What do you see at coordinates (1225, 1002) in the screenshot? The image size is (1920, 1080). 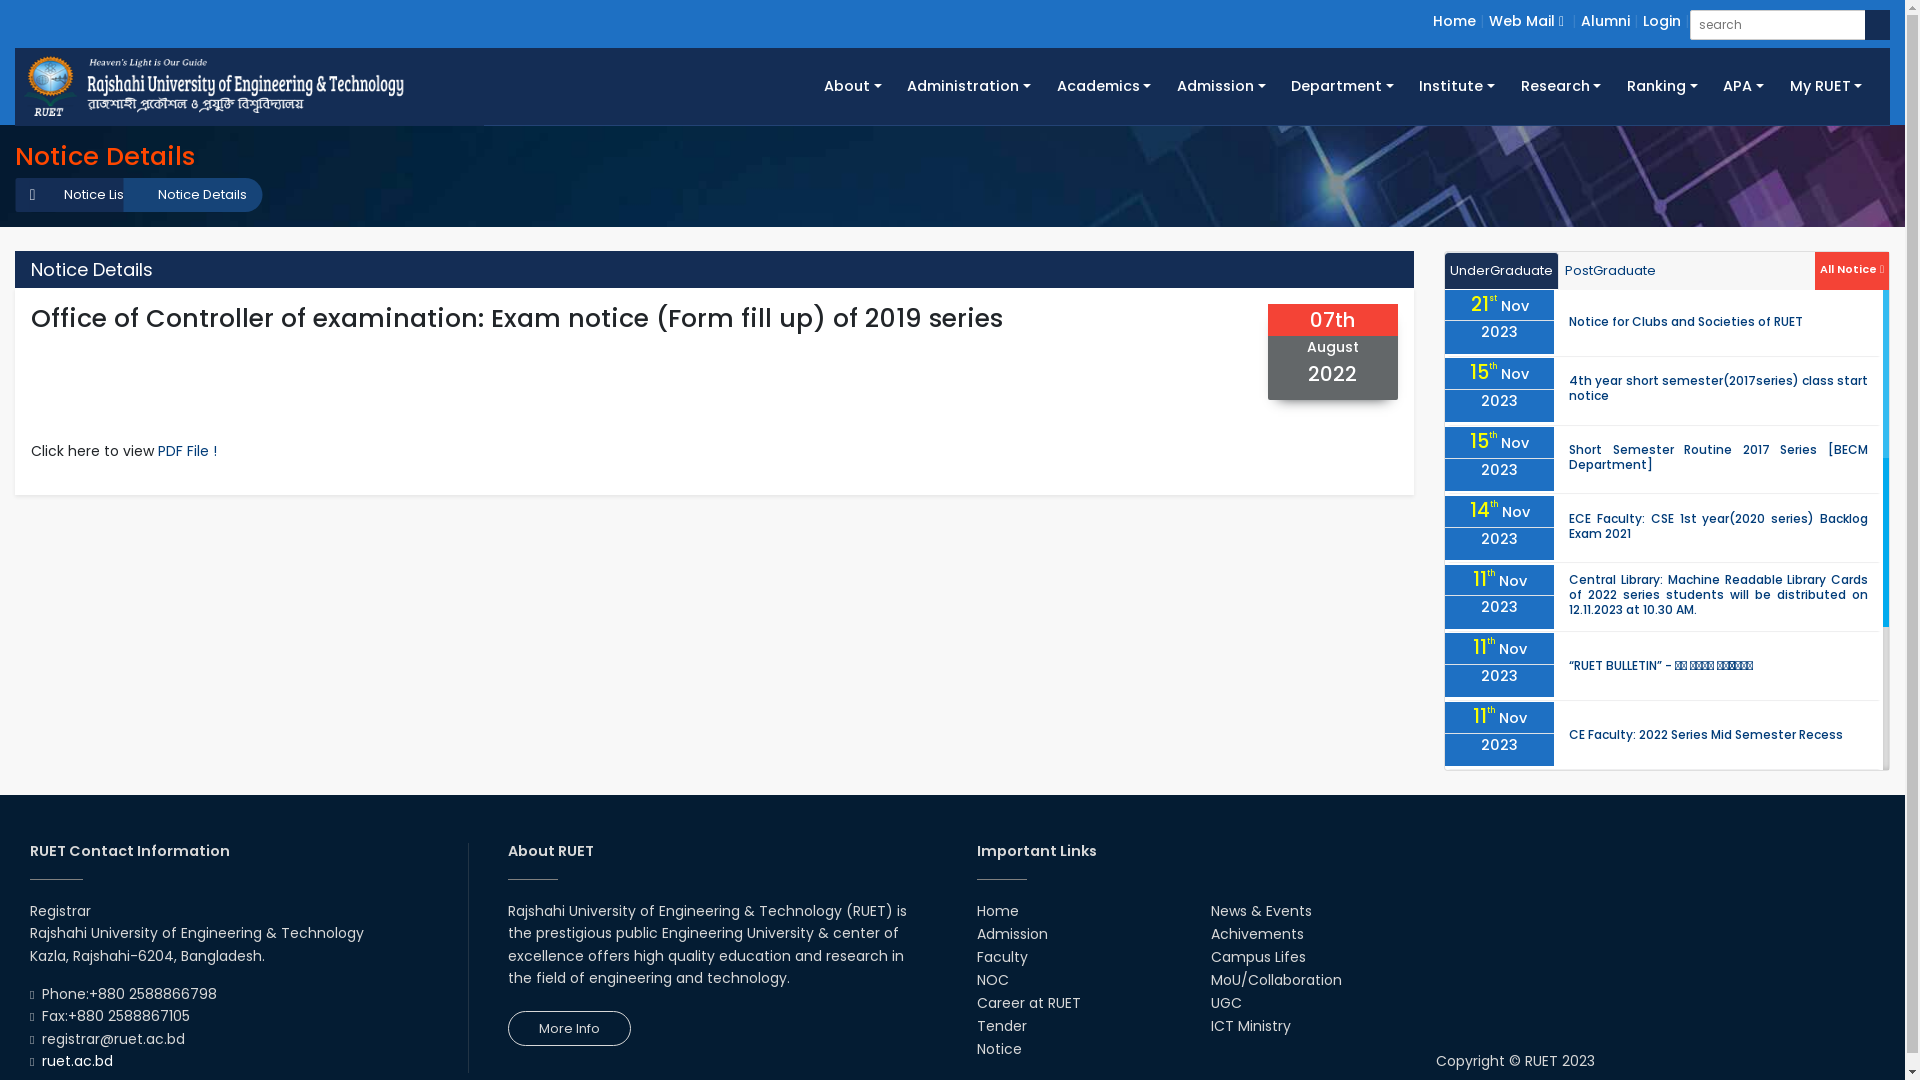 I see `'UGC'` at bounding box center [1225, 1002].